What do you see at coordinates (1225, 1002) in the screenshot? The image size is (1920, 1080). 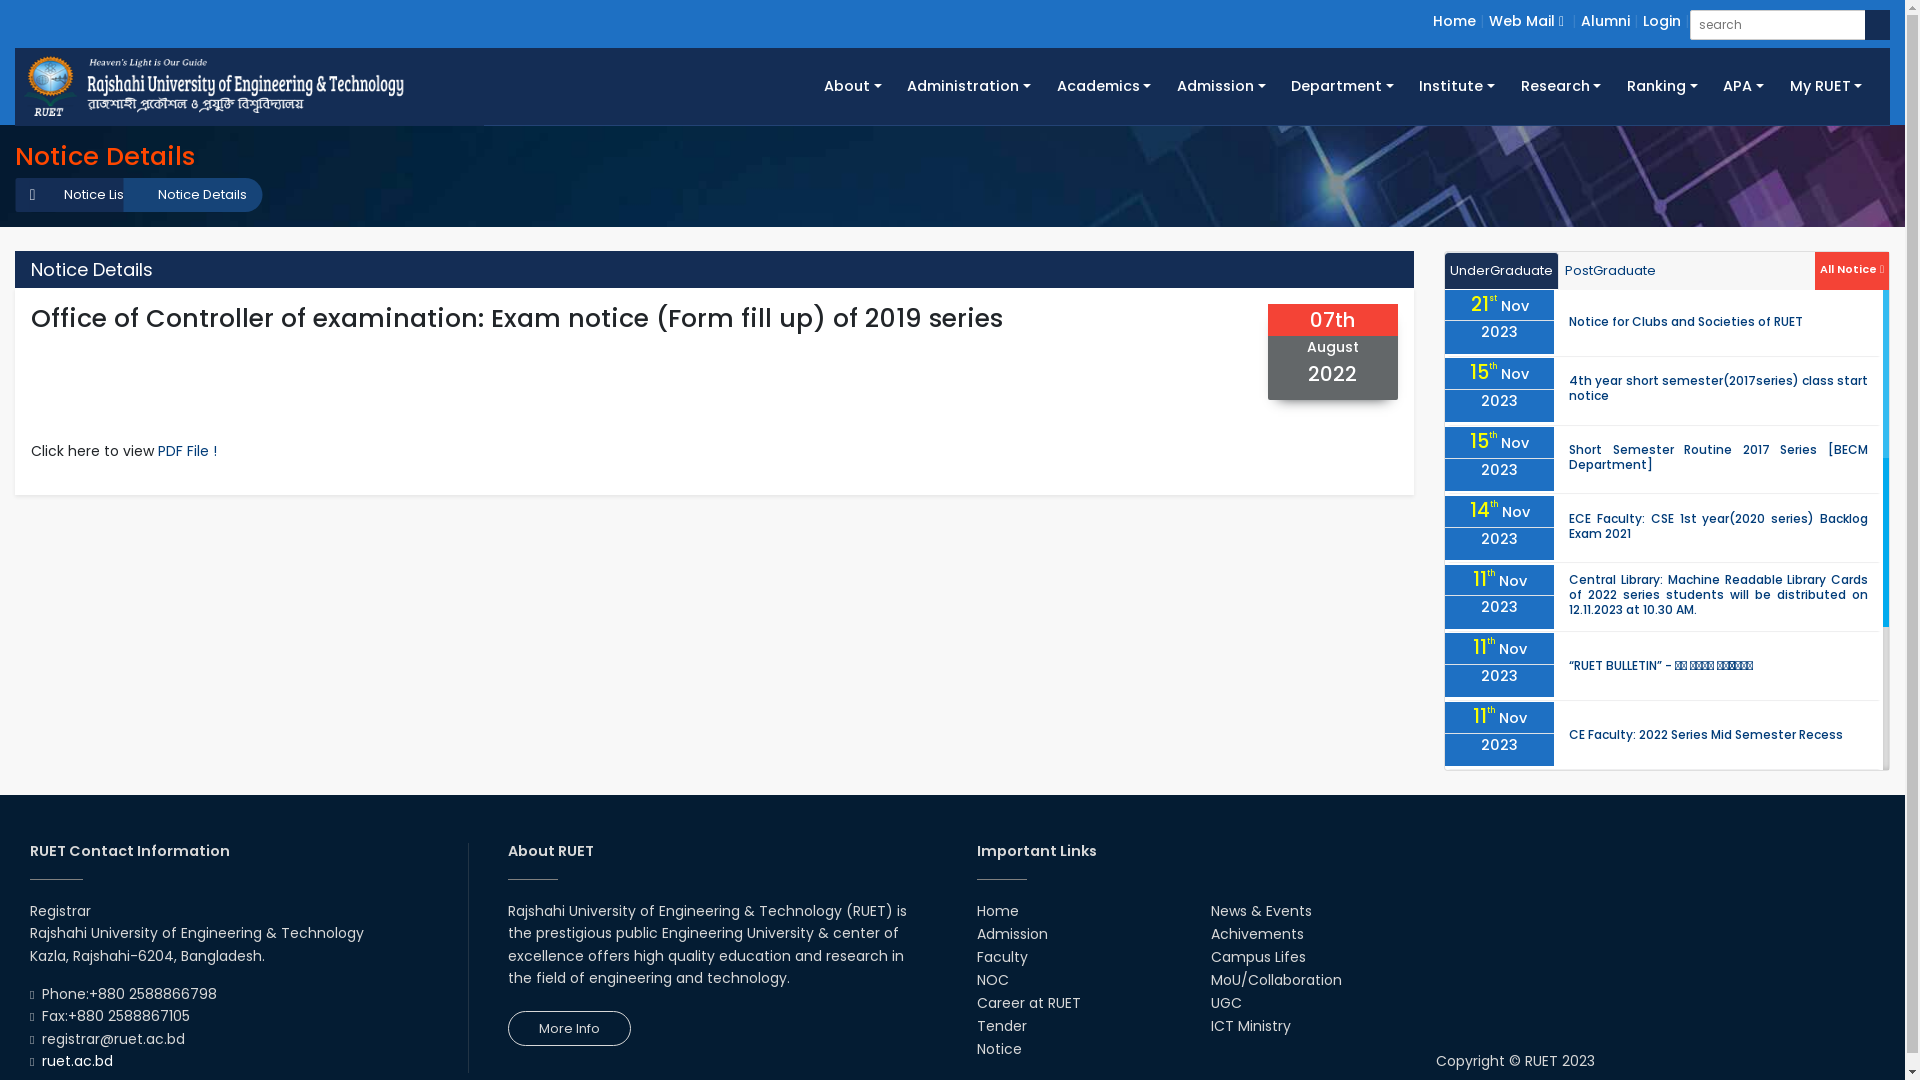 I see `'UGC'` at bounding box center [1225, 1002].